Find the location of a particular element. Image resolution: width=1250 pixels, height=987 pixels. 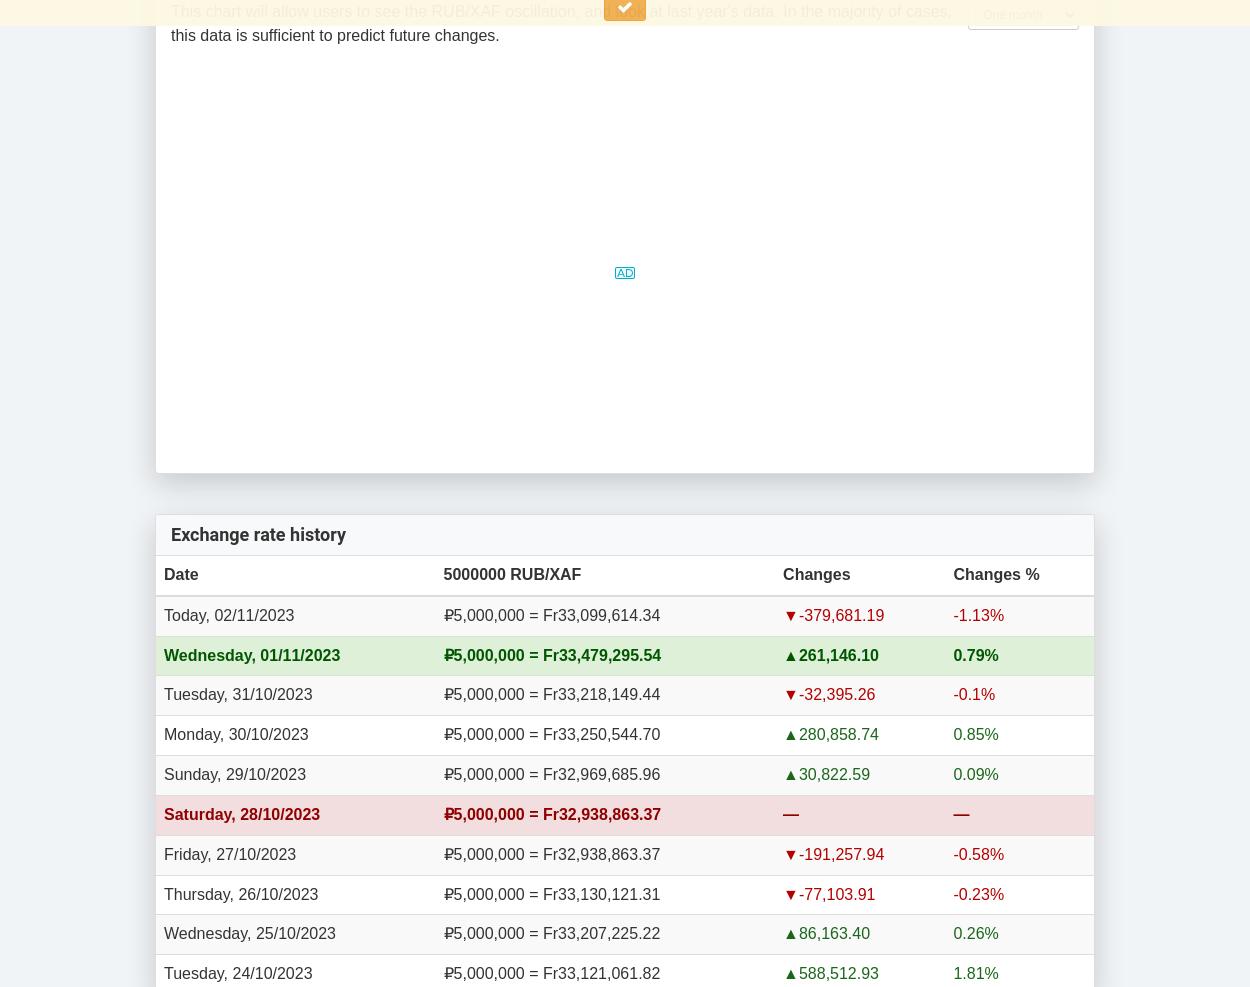

'₽5,000,000 = Fr32,969,685.96' is located at coordinates (551, 773).